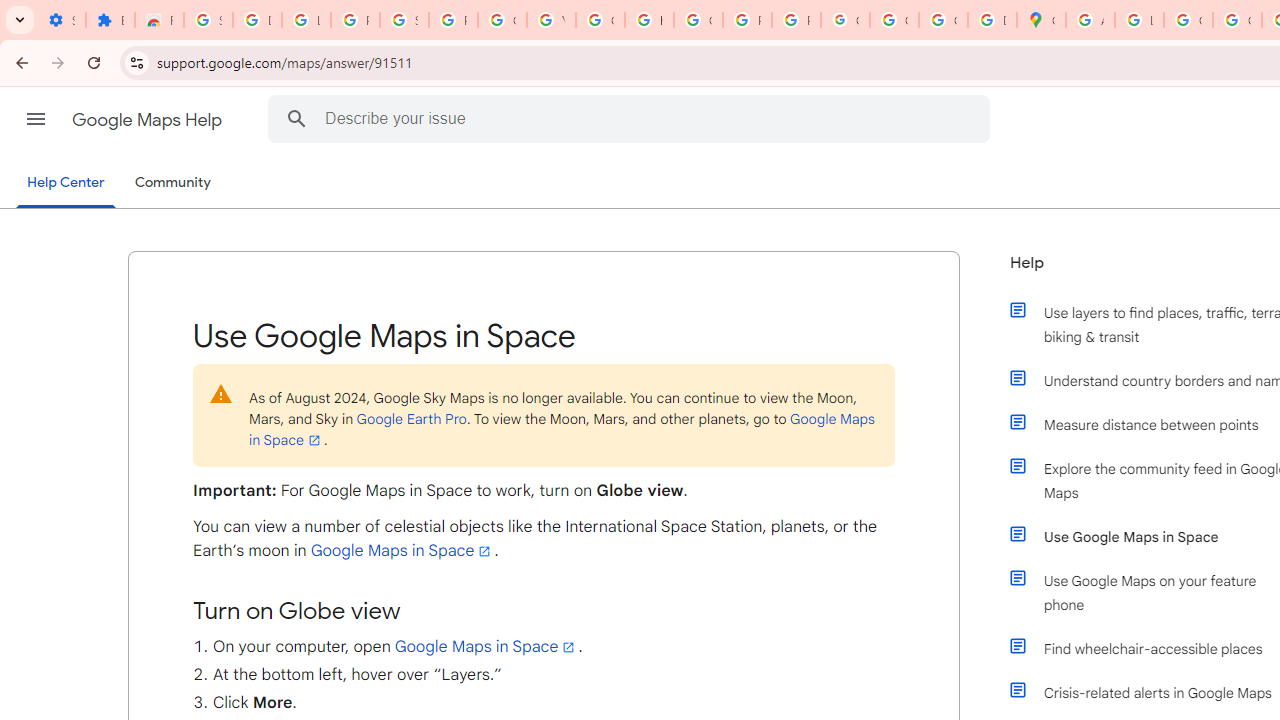  What do you see at coordinates (486, 646) in the screenshot?
I see `'Google Maps in Space'` at bounding box center [486, 646].